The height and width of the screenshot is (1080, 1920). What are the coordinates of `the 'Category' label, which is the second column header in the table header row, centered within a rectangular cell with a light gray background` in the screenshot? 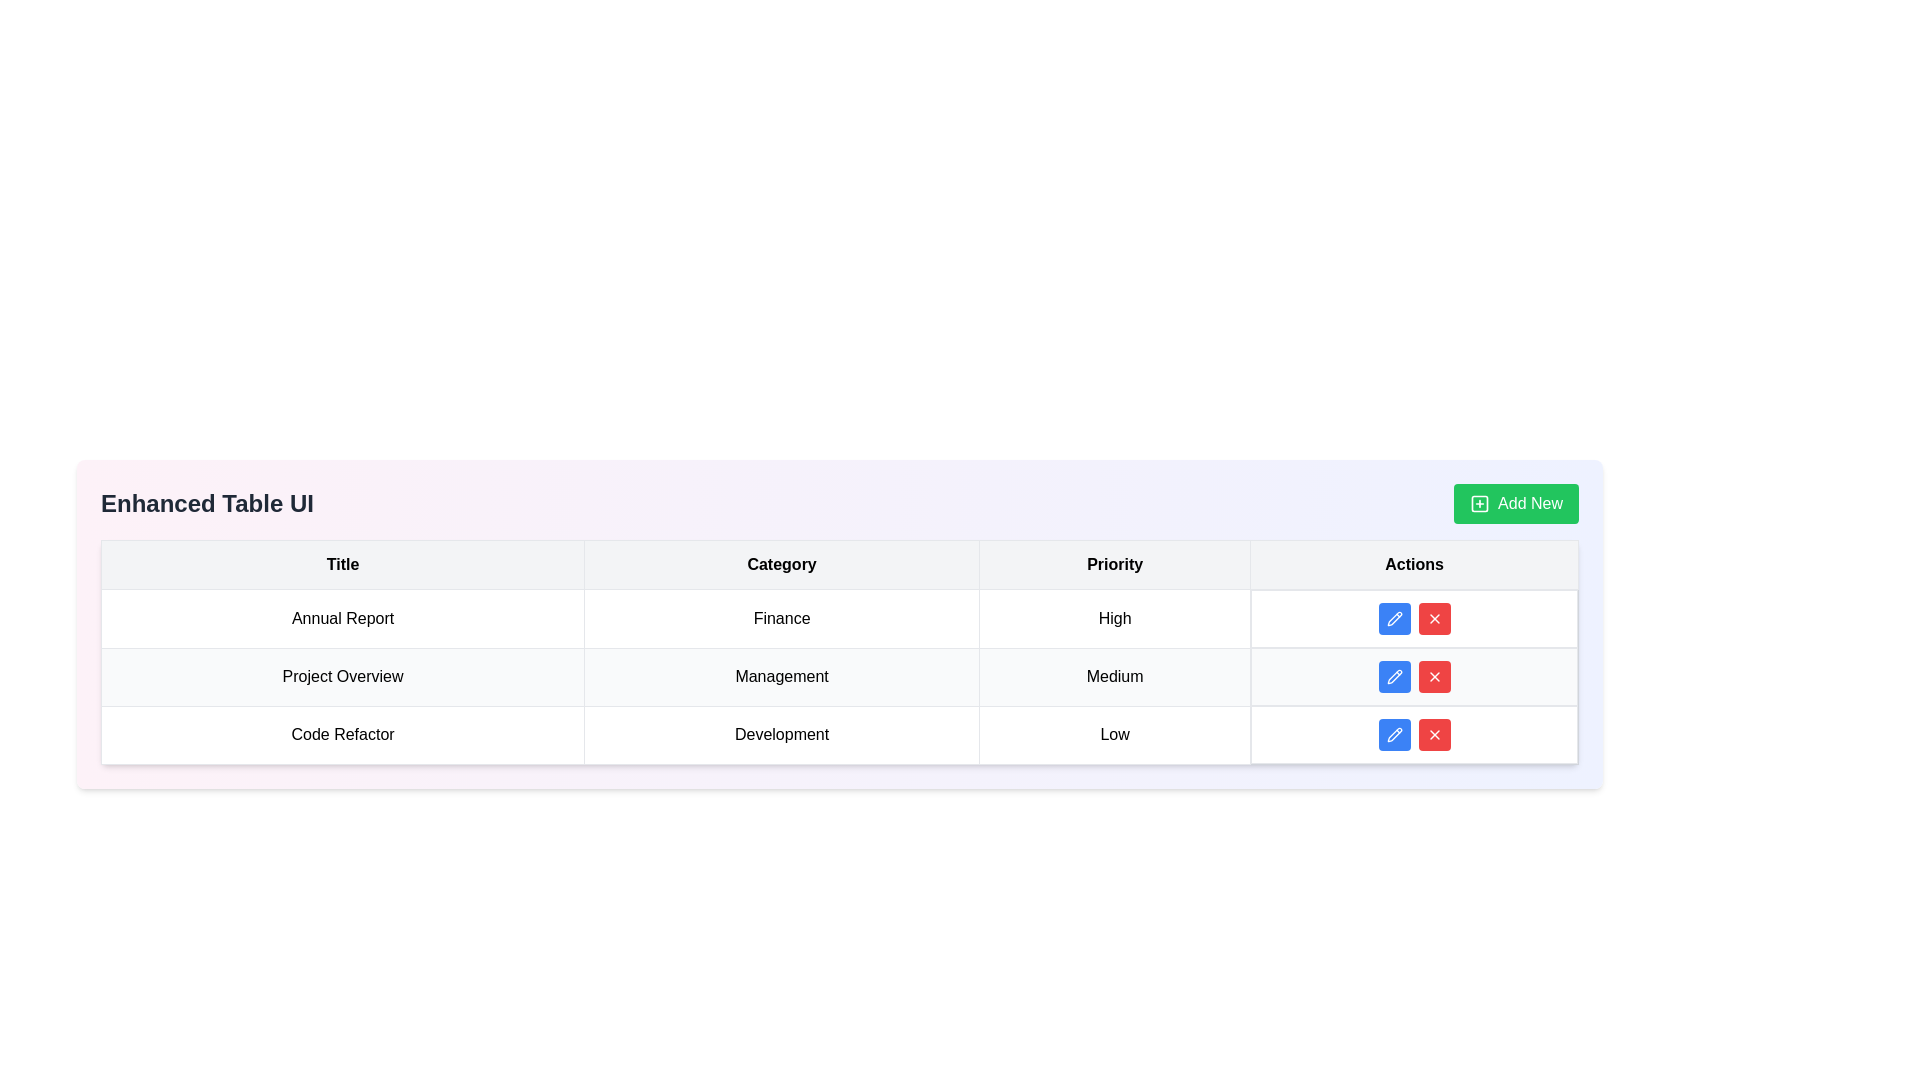 It's located at (781, 564).